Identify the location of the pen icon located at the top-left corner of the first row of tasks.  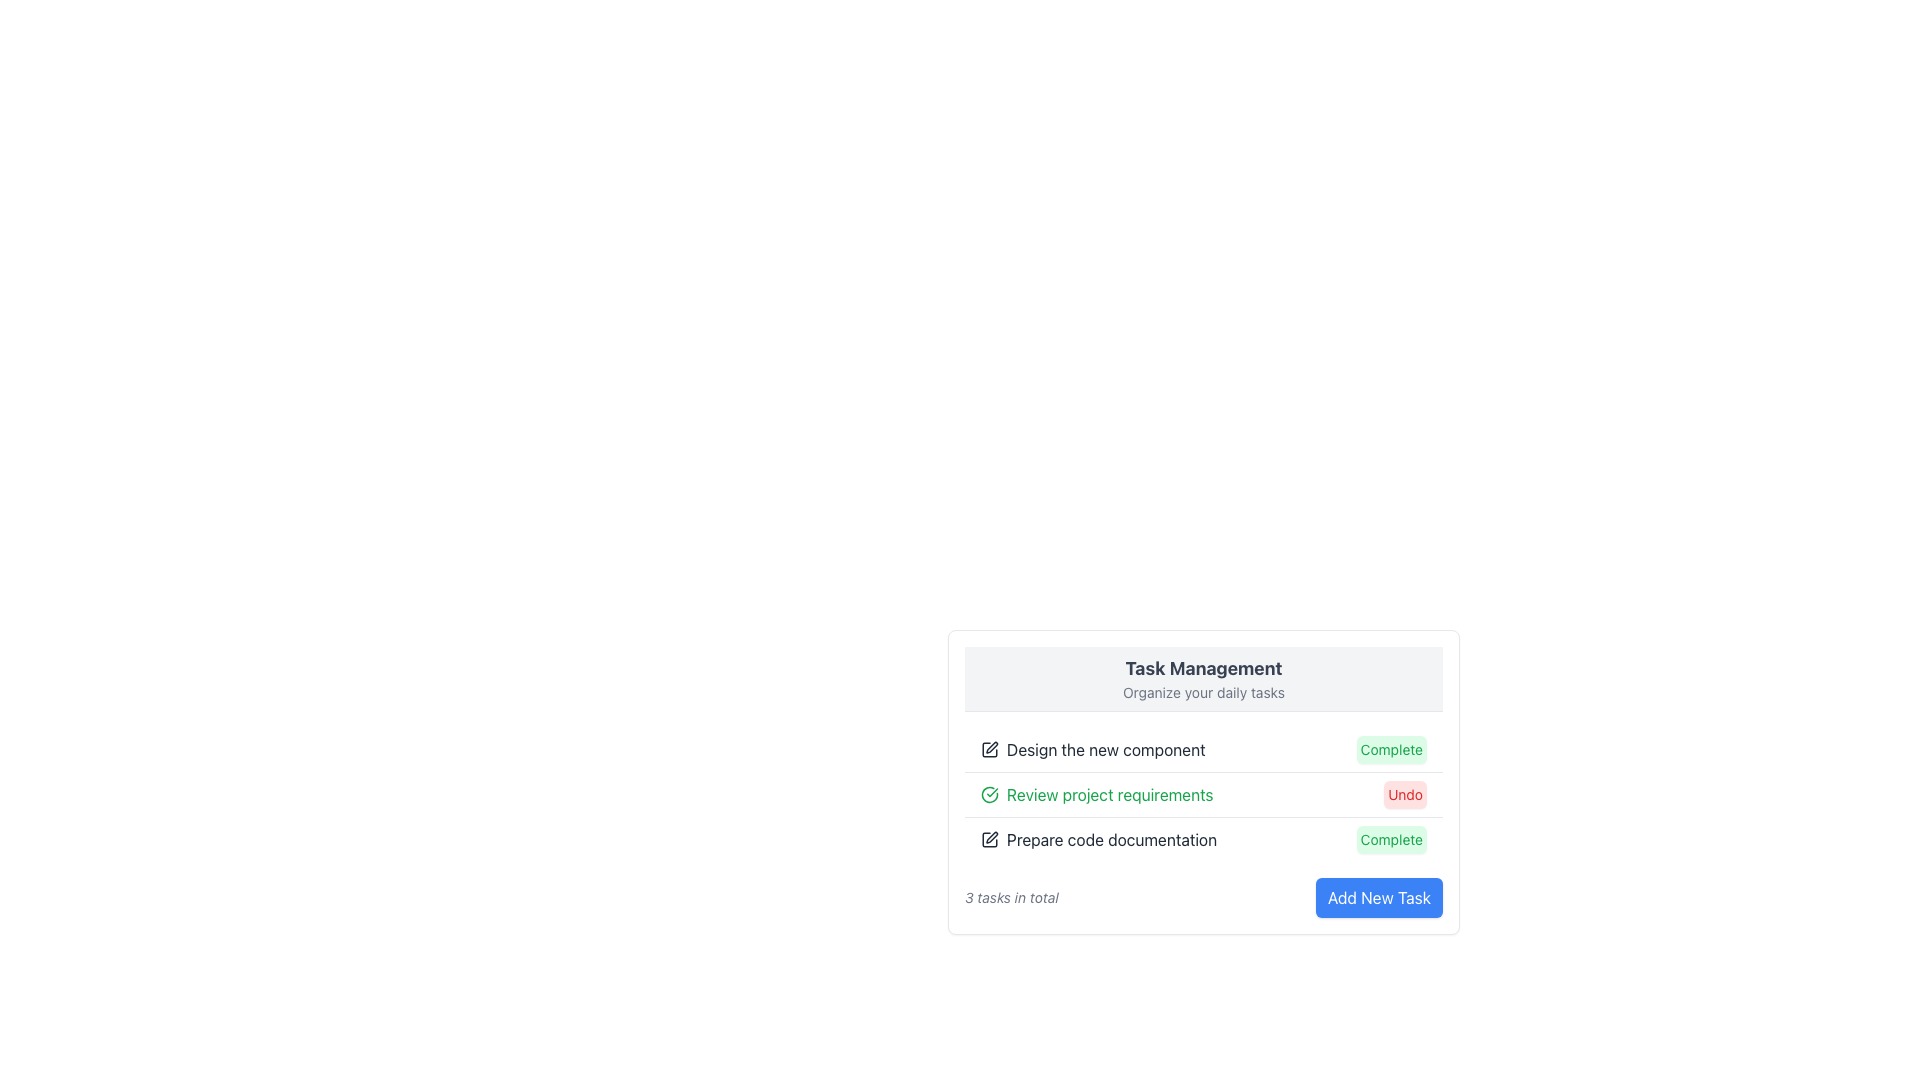
(992, 748).